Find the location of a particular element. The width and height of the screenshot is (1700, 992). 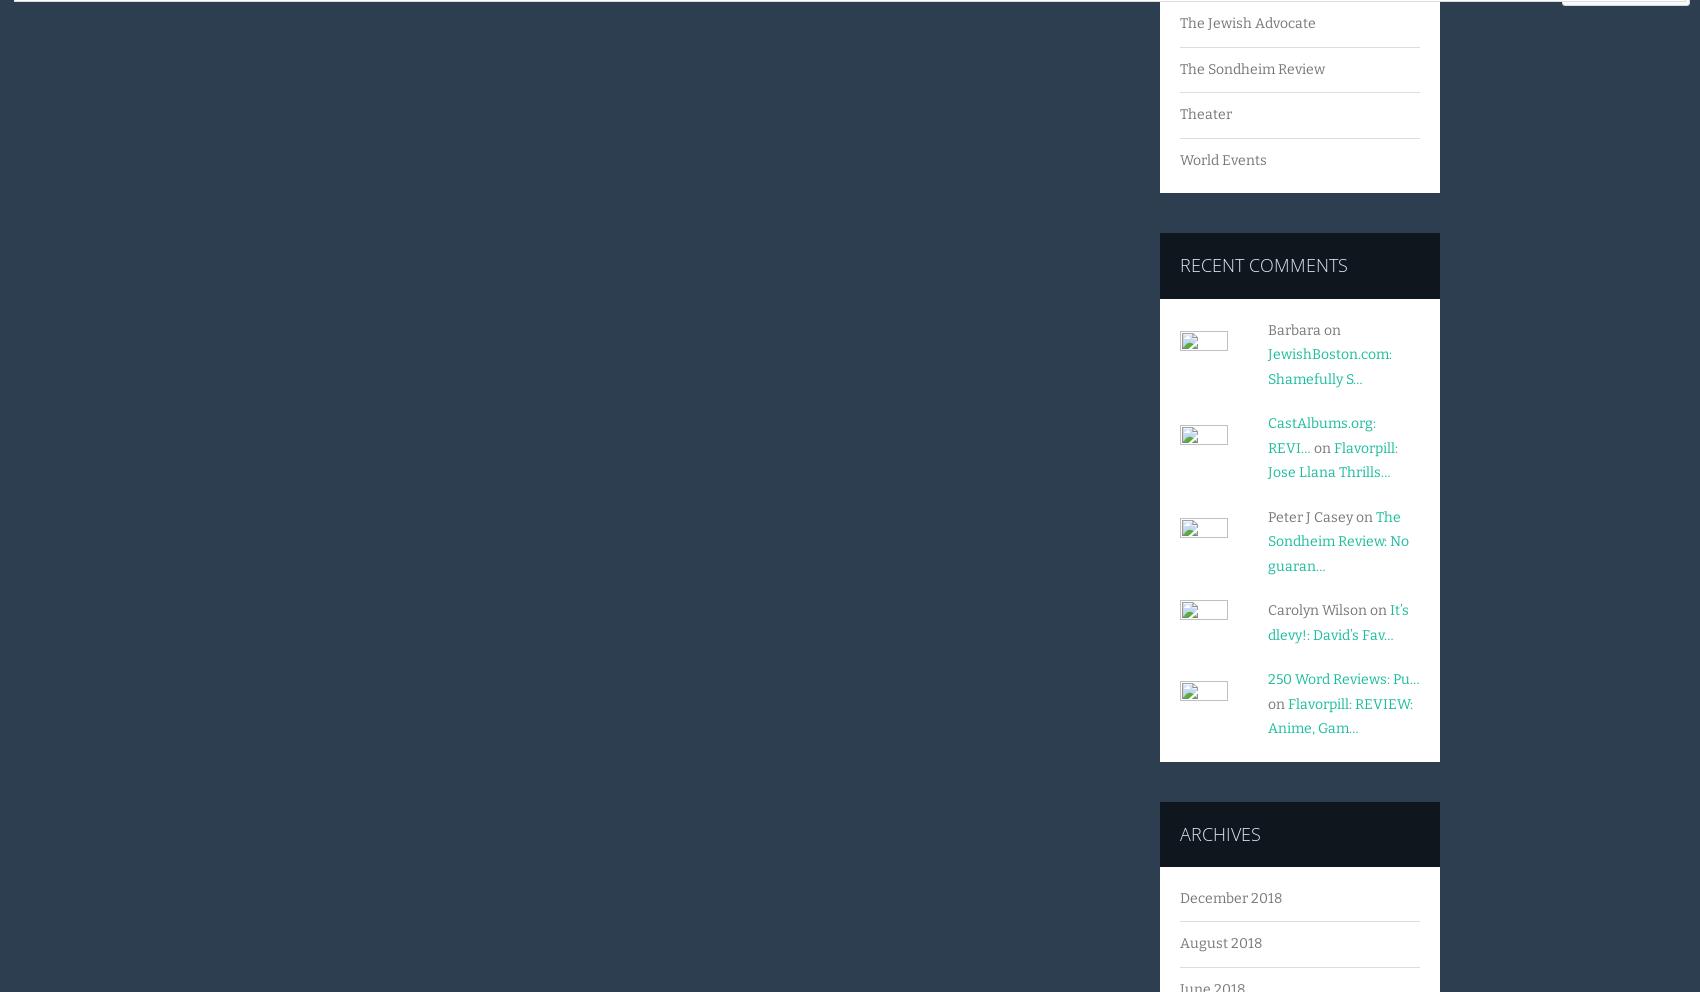

'Theater' is located at coordinates (1204, 113).